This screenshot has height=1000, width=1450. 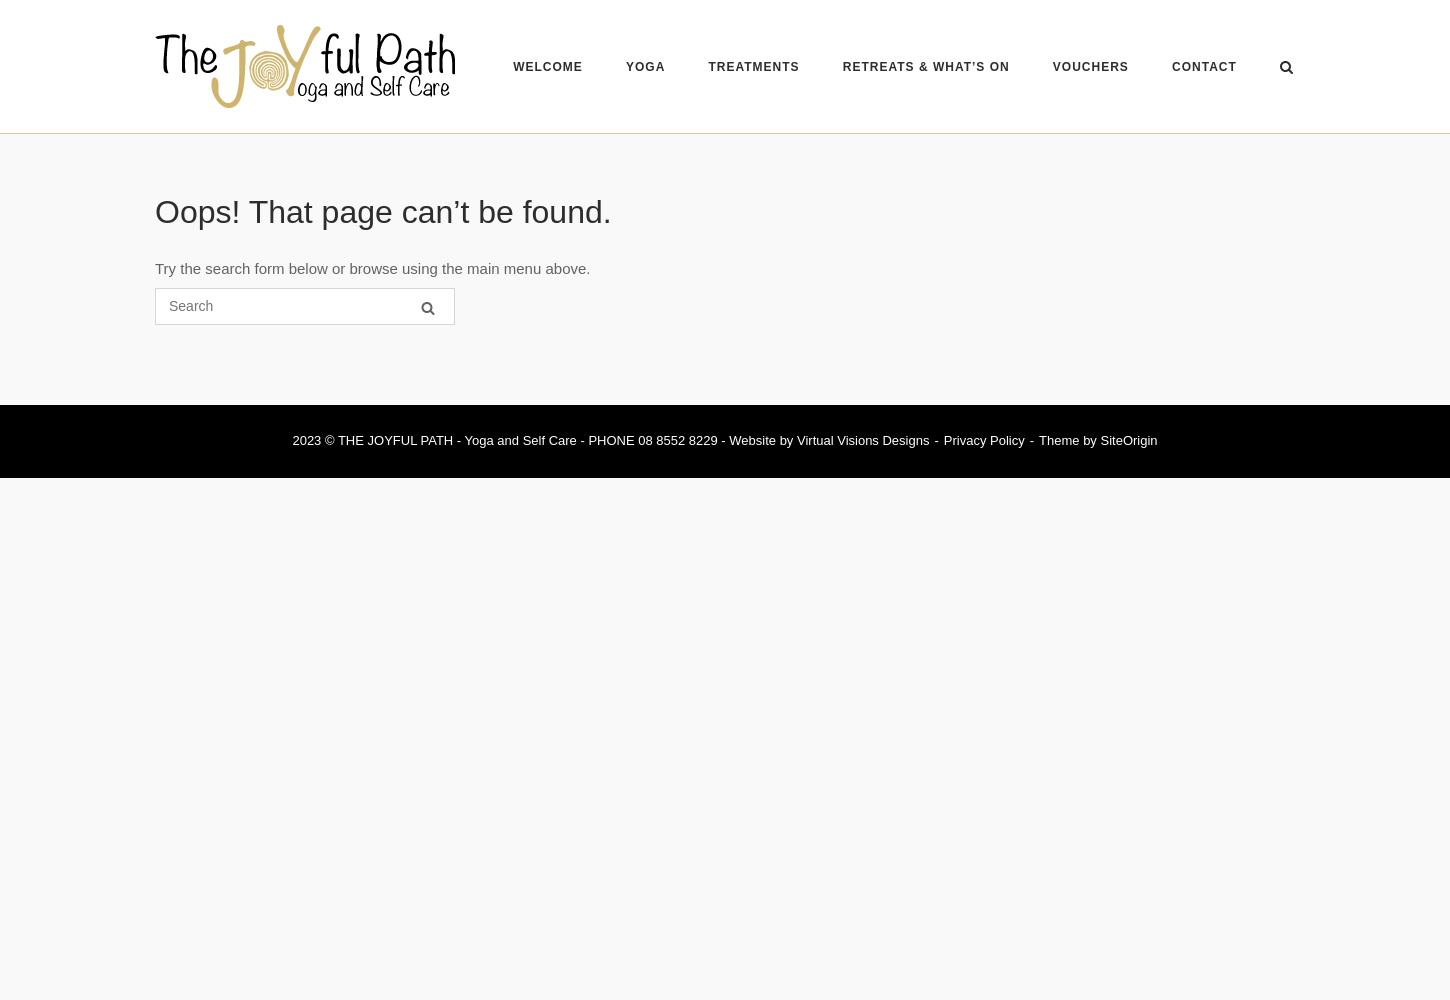 What do you see at coordinates (729, 135) in the screenshot?
I see `'THERAPISTS'` at bounding box center [729, 135].